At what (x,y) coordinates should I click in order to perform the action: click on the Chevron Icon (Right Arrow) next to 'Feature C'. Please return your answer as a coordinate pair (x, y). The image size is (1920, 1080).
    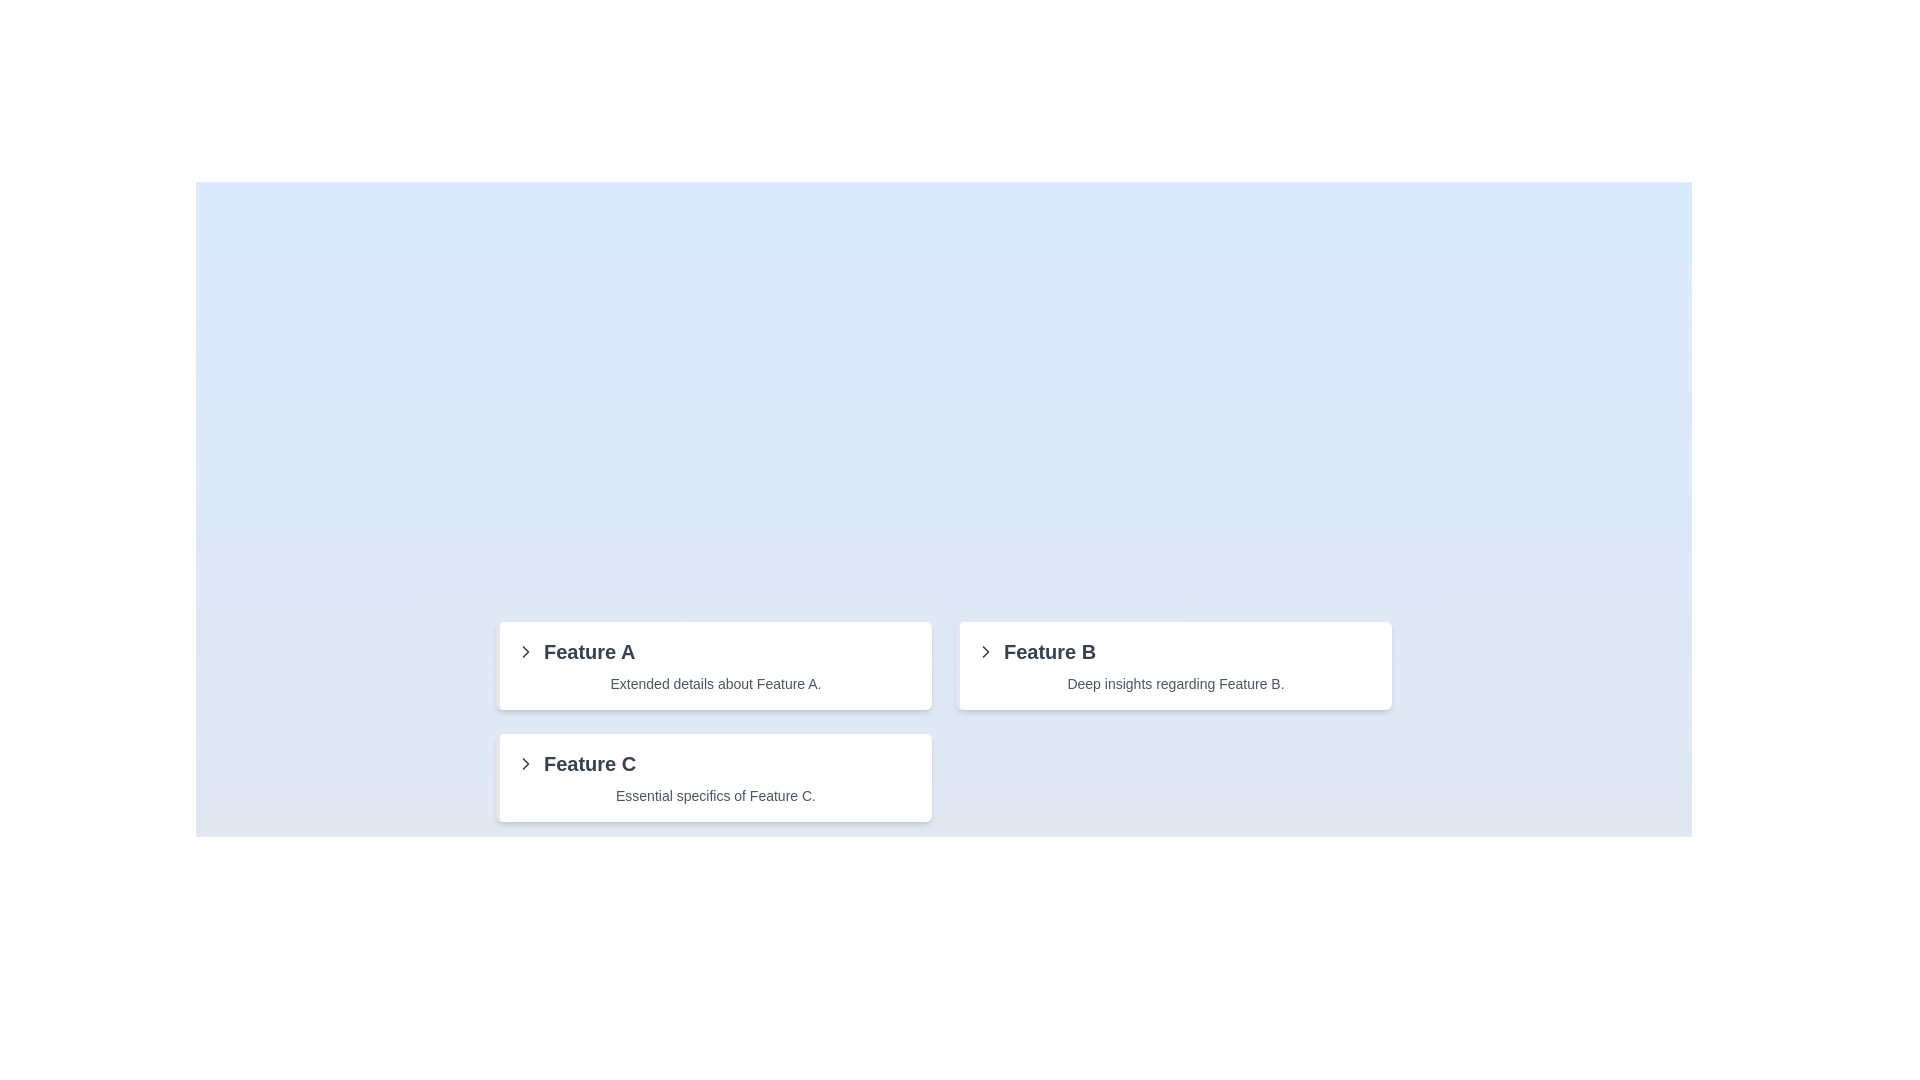
    Looking at the image, I should click on (526, 763).